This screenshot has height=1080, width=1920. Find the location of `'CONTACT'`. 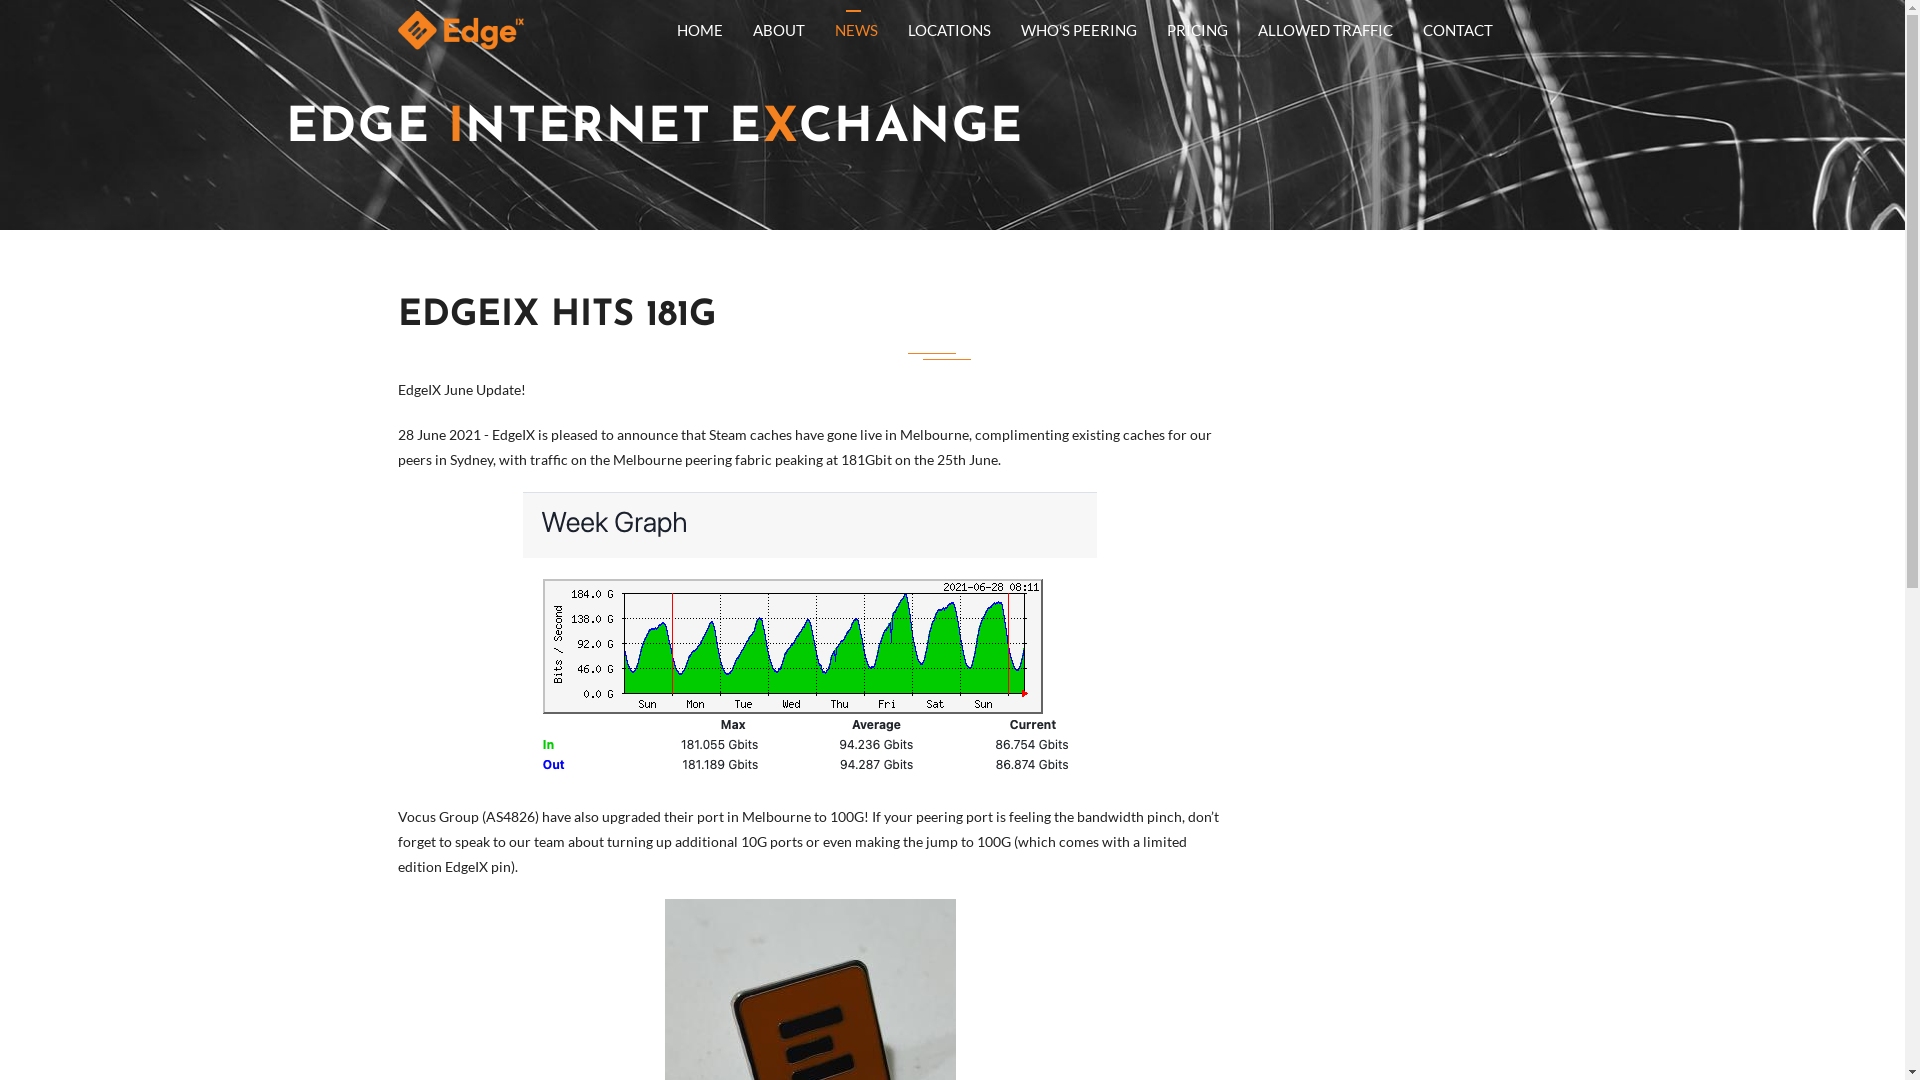

'CONTACT' is located at coordinates (1458, 30).